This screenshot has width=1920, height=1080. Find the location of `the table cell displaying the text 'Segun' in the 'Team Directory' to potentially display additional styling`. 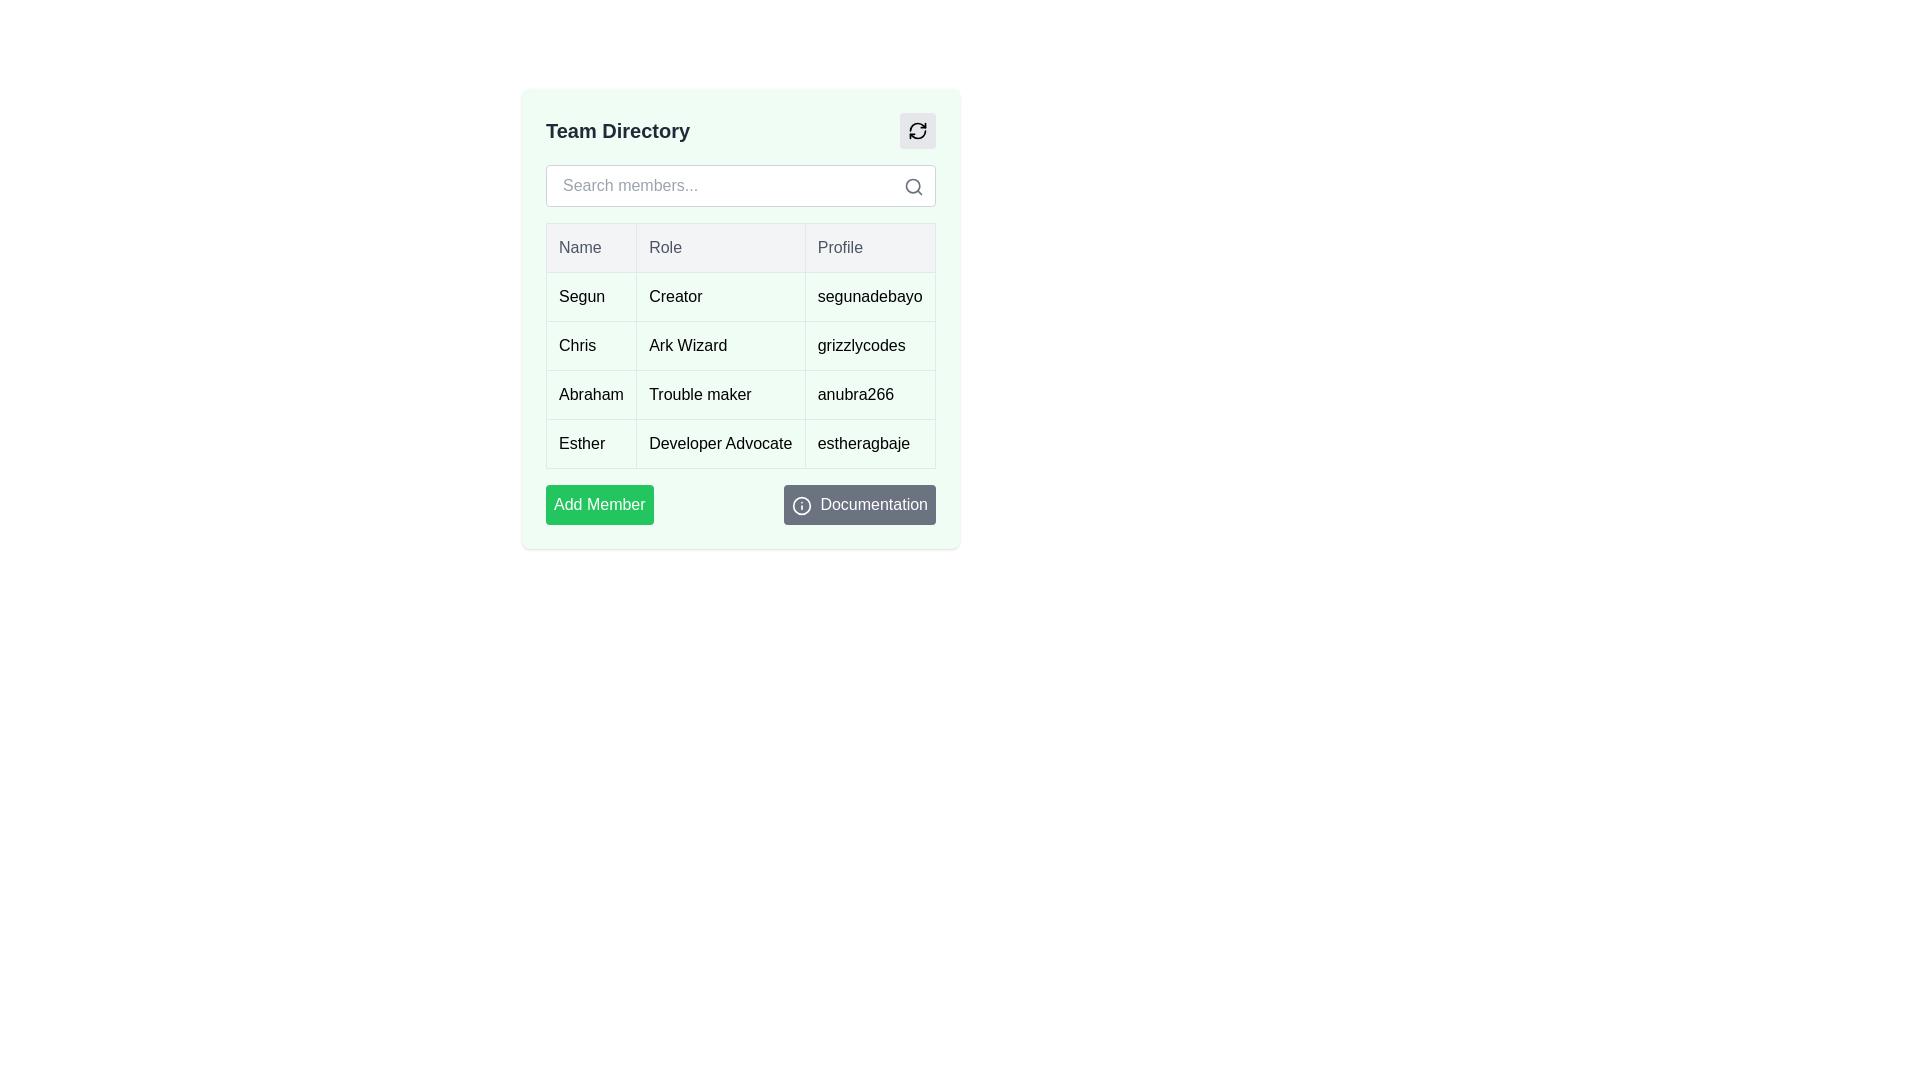

the table cell displaying the text 'Segun' in the 'Team Directory' to potentially display additional styling is located at coordinates (590, 297).